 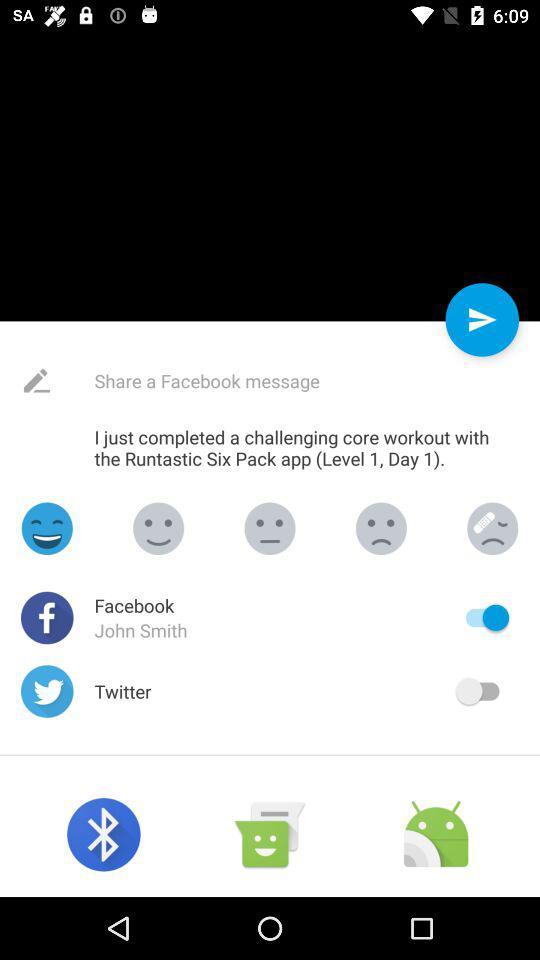 I want to click on switch autoplay option, so click(x=481, y=616).